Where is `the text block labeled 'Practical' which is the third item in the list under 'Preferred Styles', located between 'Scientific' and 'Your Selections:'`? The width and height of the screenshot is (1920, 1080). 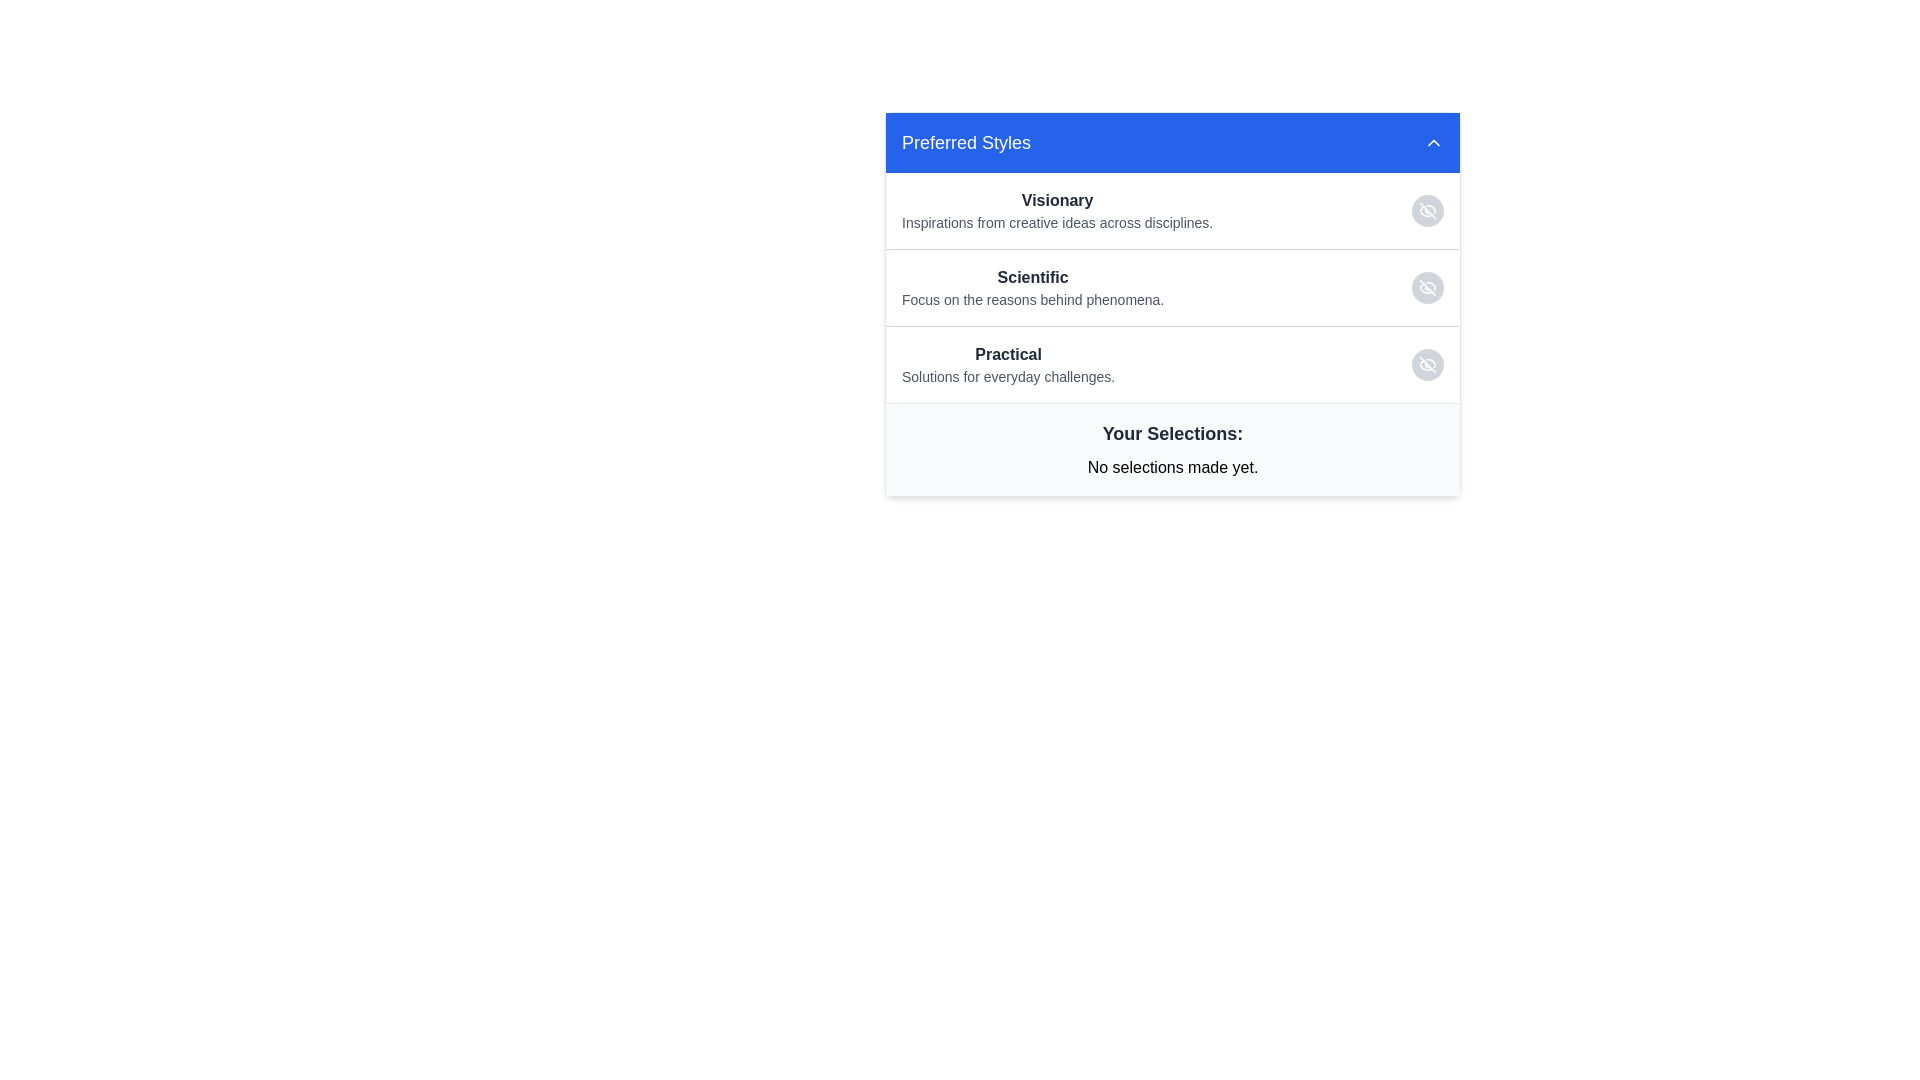
the text block labeled 'Practical' which is the third item in the list under 'Preferred Styles', located between 'Scientific' and 'Your Selections:' is located at coordinates (1008, 365).